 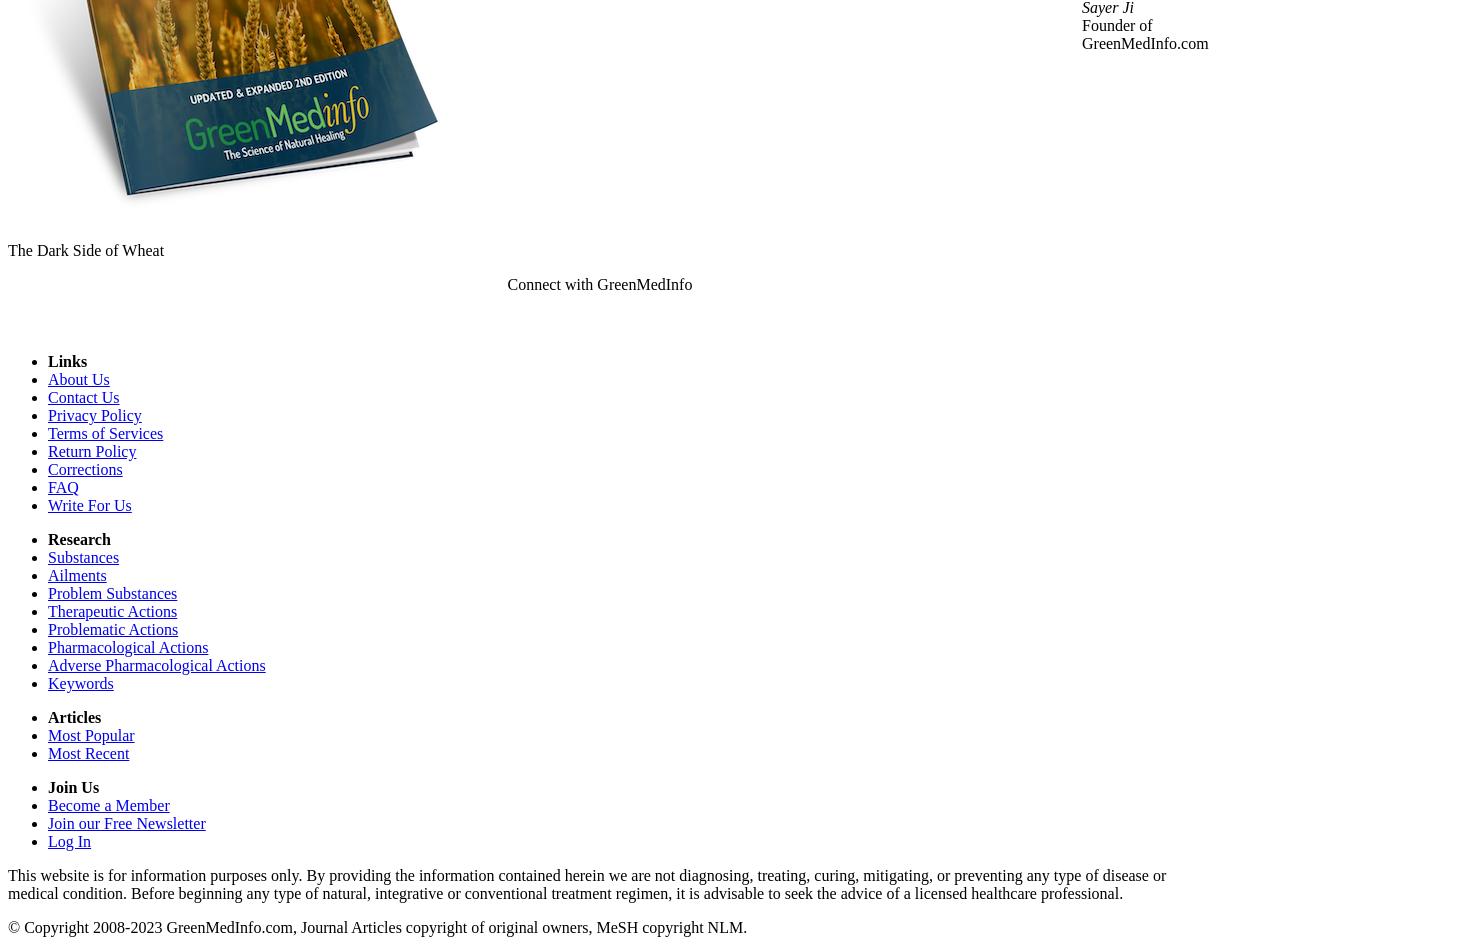 What do you see at coordinates (8, 249) in the screenshot?
I see `'The Dark Side of Wheat'` at bounding box center [8, 249].